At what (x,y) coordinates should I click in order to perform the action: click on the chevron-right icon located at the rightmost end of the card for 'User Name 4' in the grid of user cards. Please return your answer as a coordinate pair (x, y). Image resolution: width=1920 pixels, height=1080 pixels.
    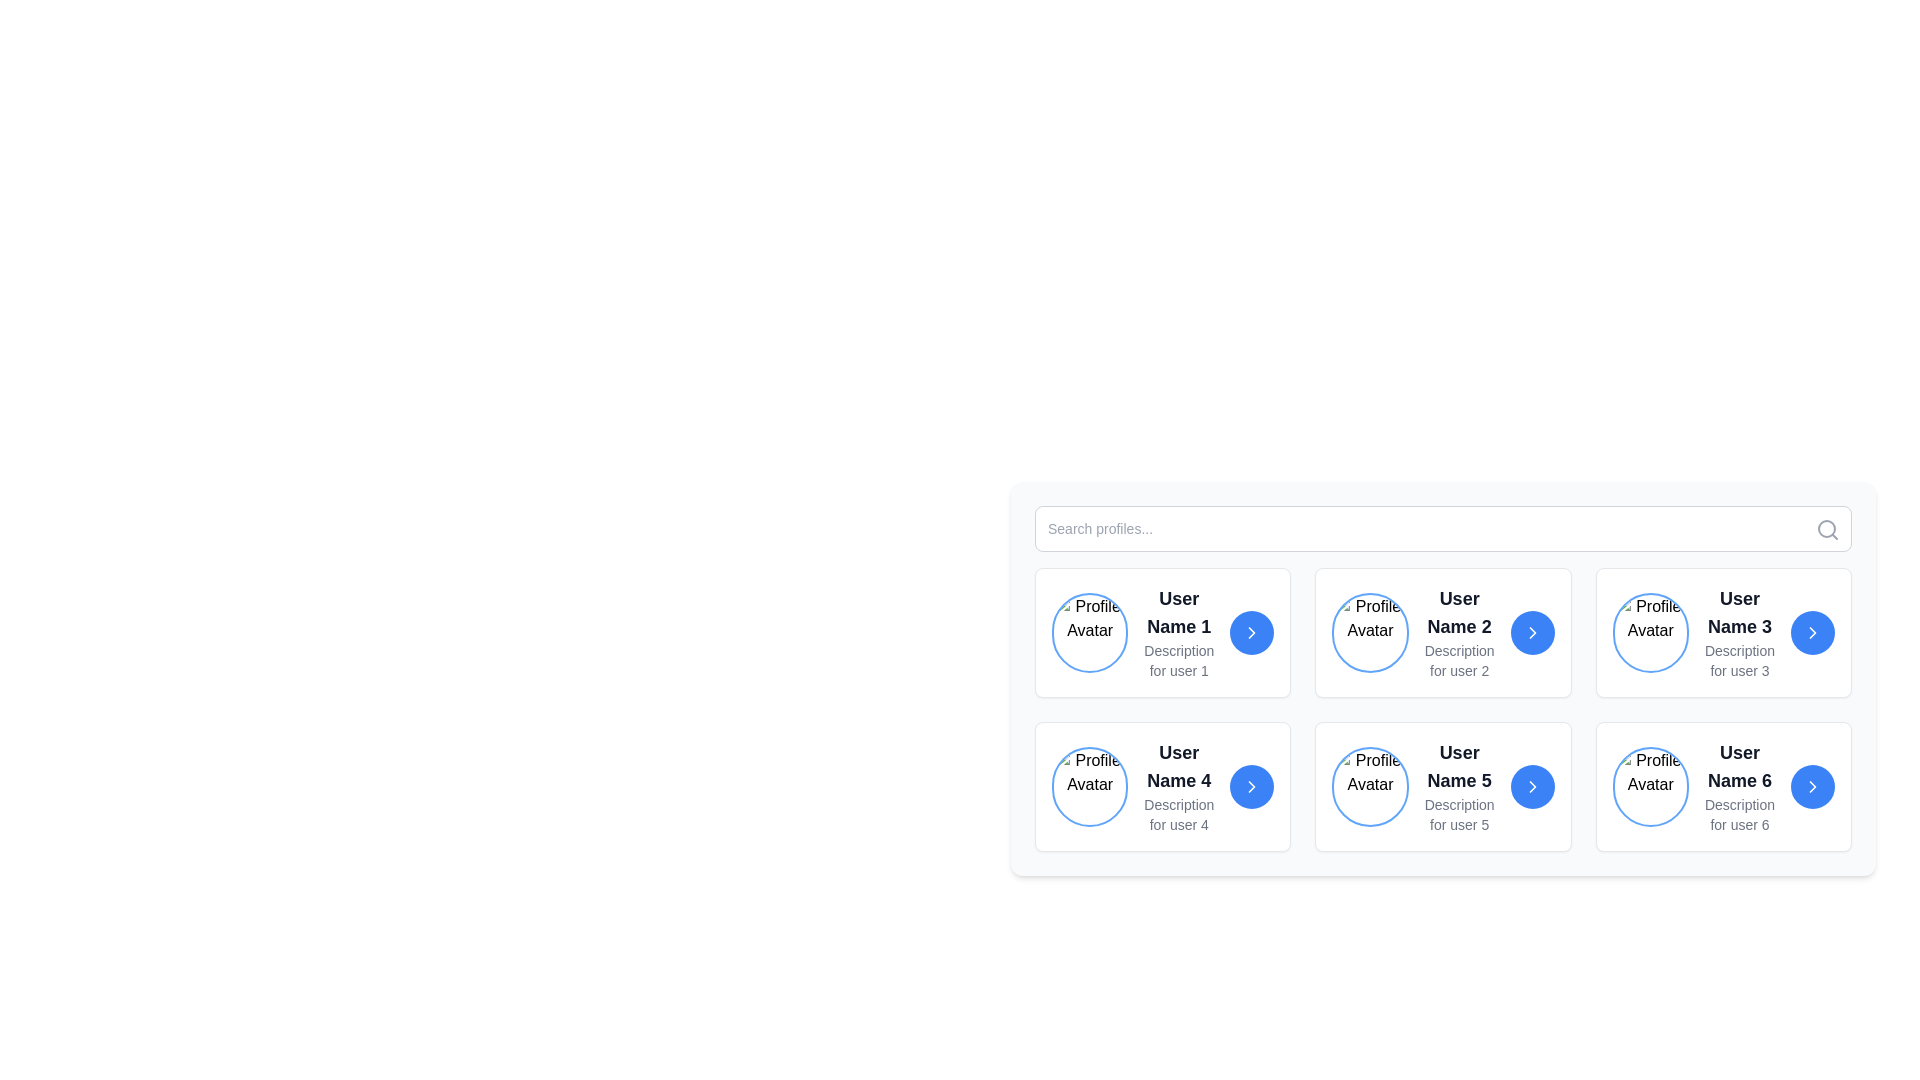
    Looking at the image, I should click on (1251, 785).